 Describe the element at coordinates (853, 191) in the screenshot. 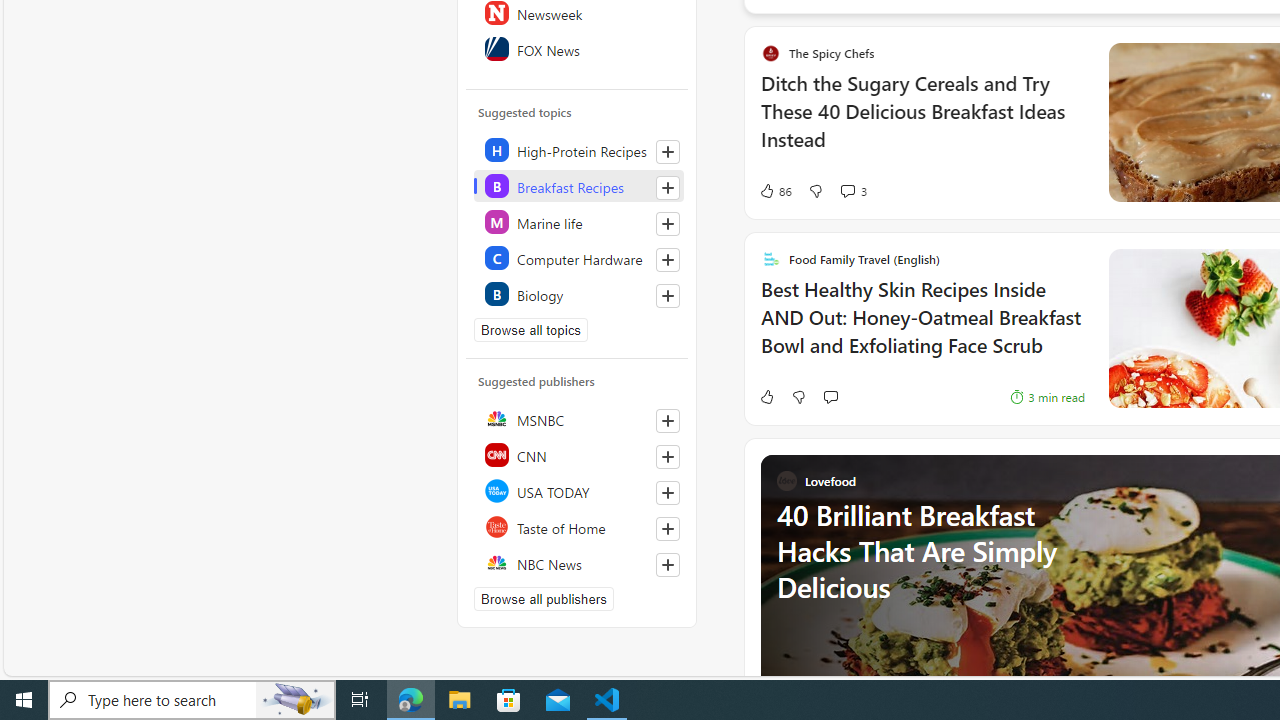

I see `'View comments 3 Comment'` at that location.